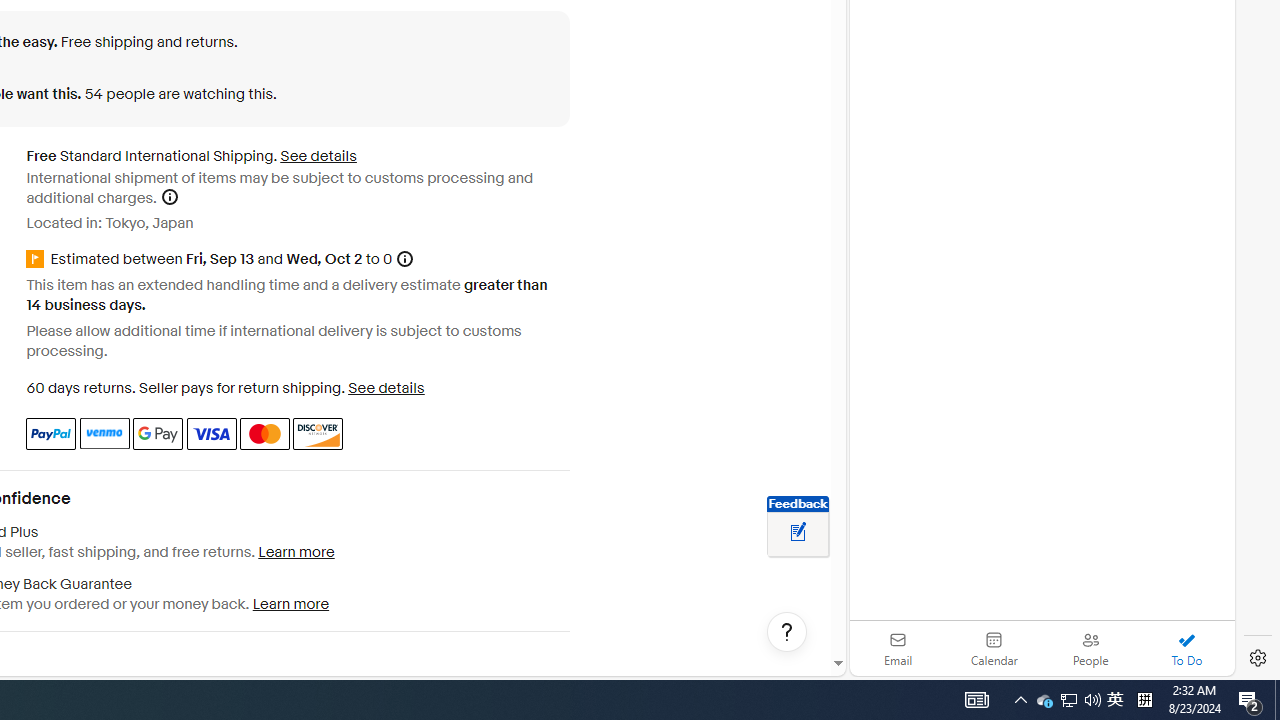 Image resolution: width=1280 pixels, height=720 pixels. Describe the element at coordinates (1089, 648) in the screenshot. I see `'People'` at that location.